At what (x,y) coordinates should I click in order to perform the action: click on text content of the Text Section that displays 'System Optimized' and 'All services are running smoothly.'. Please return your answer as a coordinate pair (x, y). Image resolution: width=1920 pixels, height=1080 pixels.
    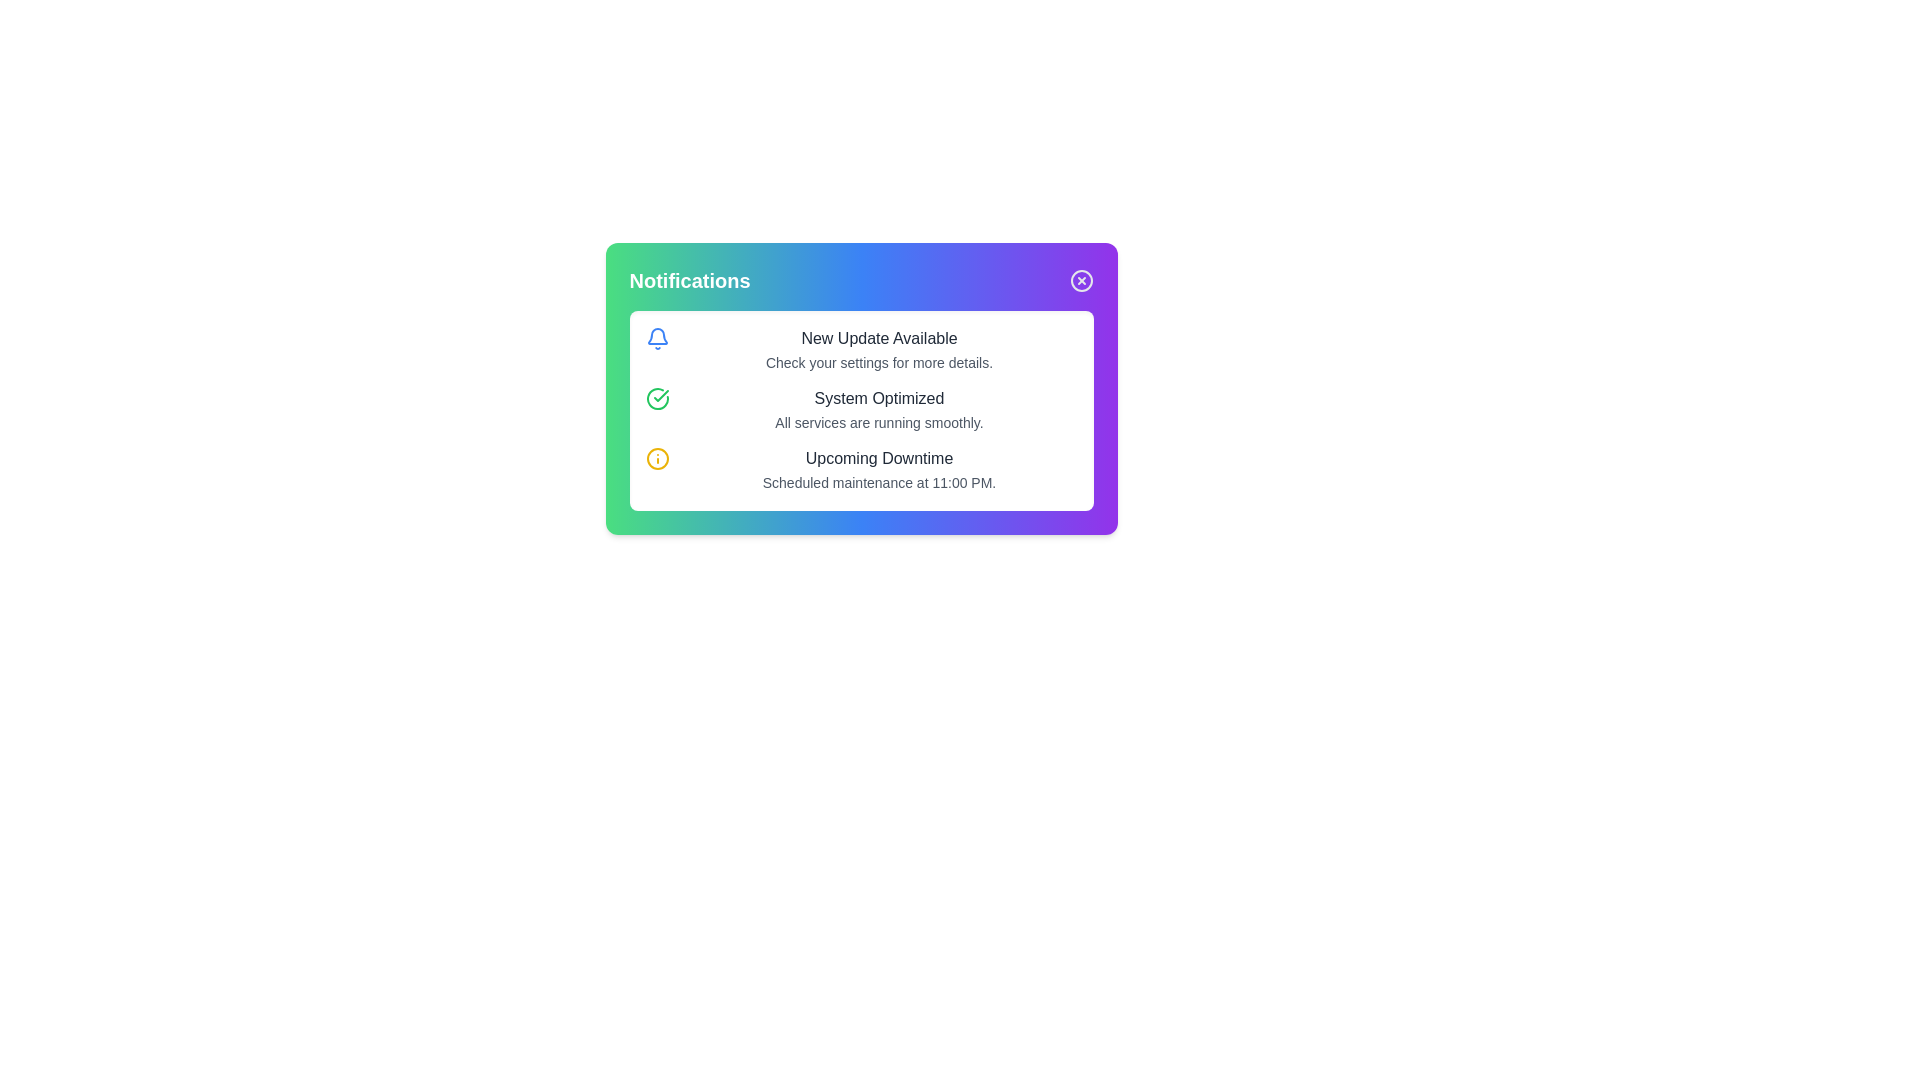
    Looking at the image, I should click on (879, 410).